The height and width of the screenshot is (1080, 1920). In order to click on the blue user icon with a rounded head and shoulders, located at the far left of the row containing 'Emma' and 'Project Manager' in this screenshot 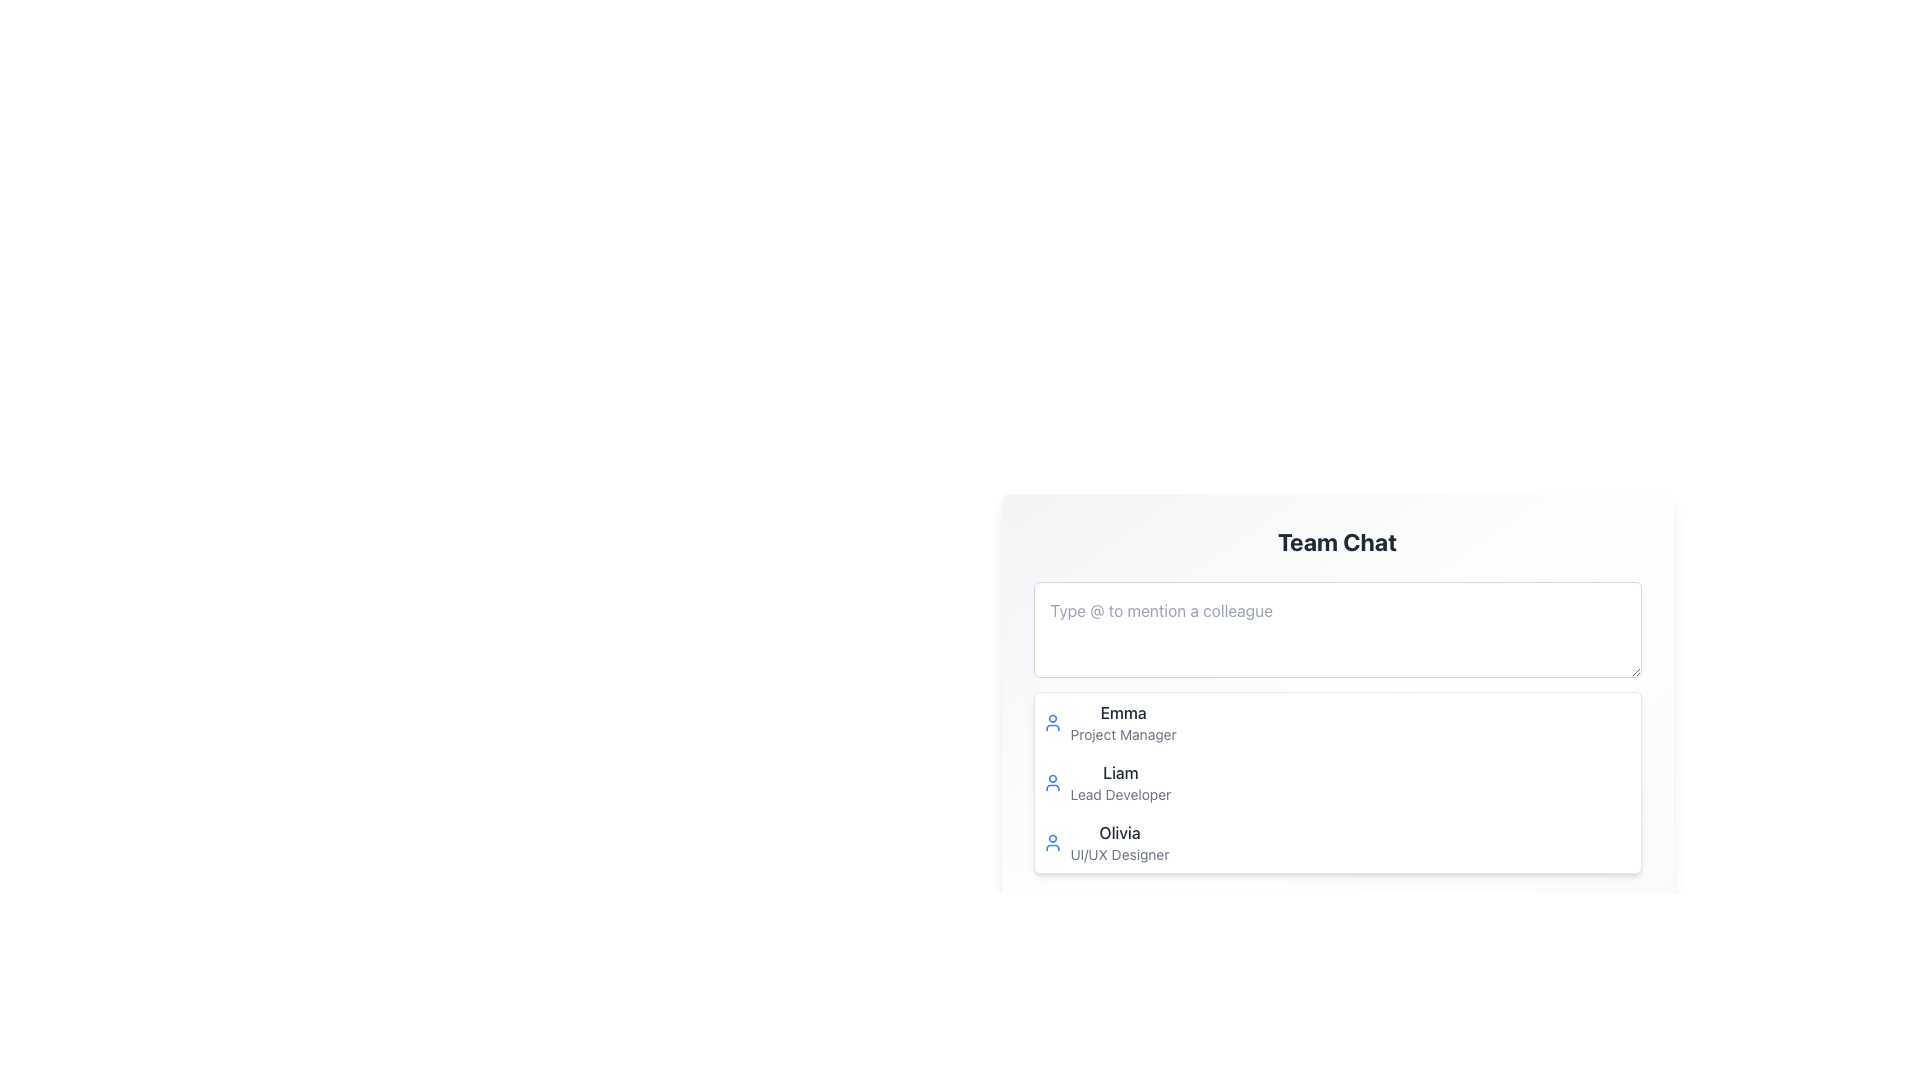, I will do `click(1051, 722)`.